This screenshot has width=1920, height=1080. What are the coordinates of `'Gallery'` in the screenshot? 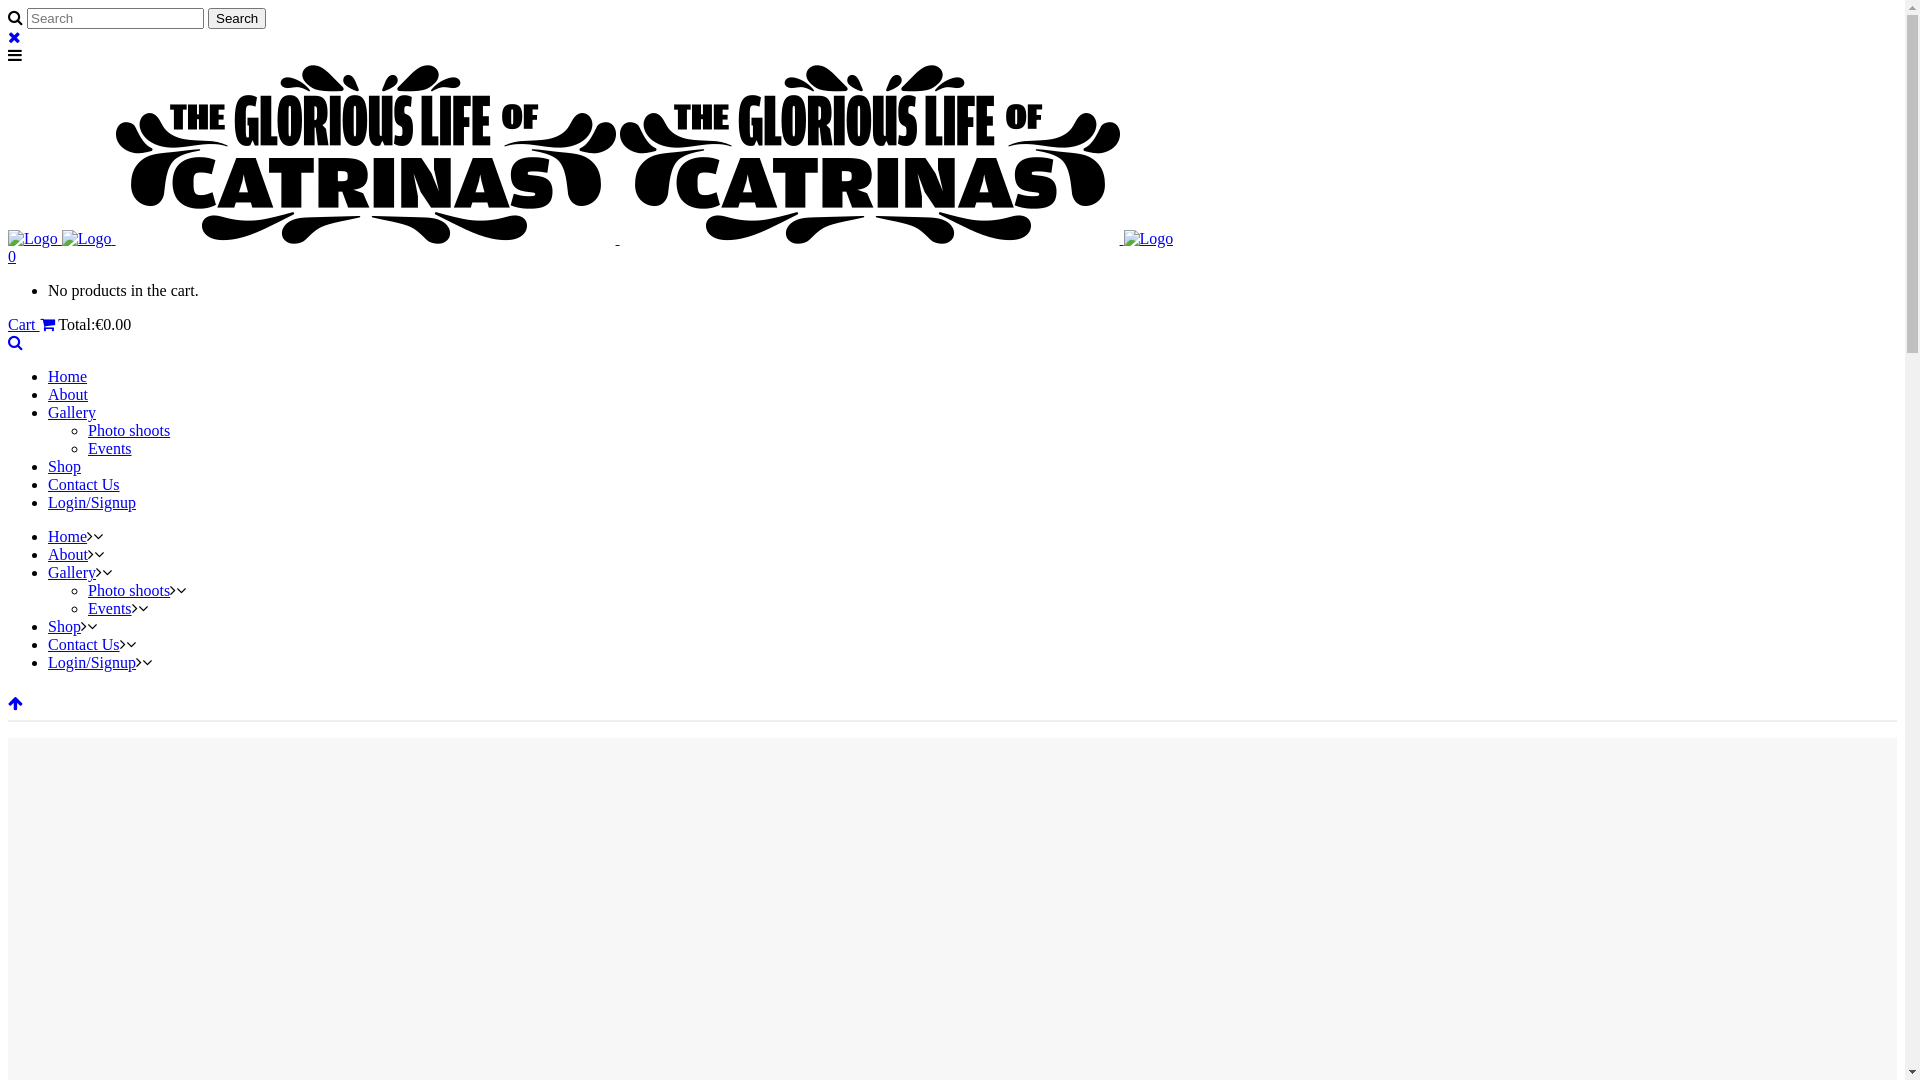 It's located at (72, 572).